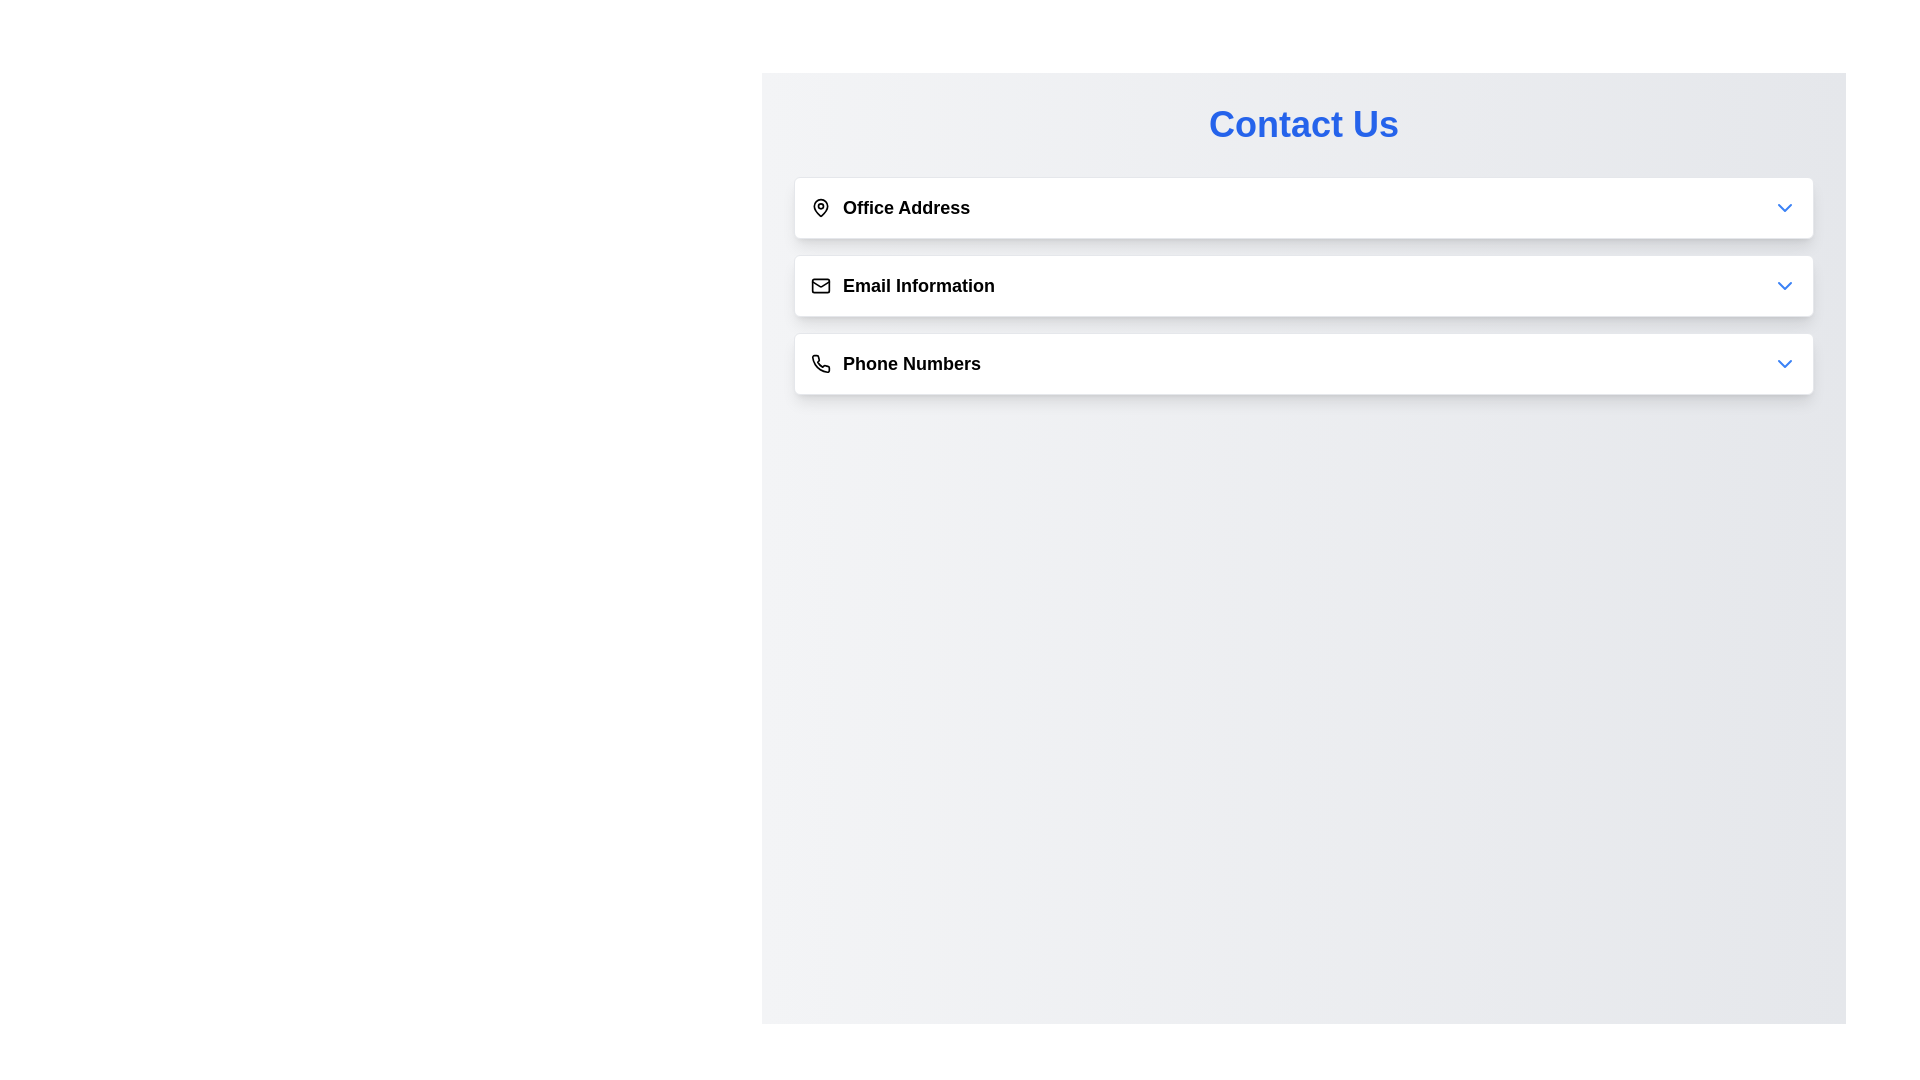 This screenshot has height=1080, width=1920. I want to click on the decorative graphic element within the mail icon that is styled as an envelope, so click(820, 285).